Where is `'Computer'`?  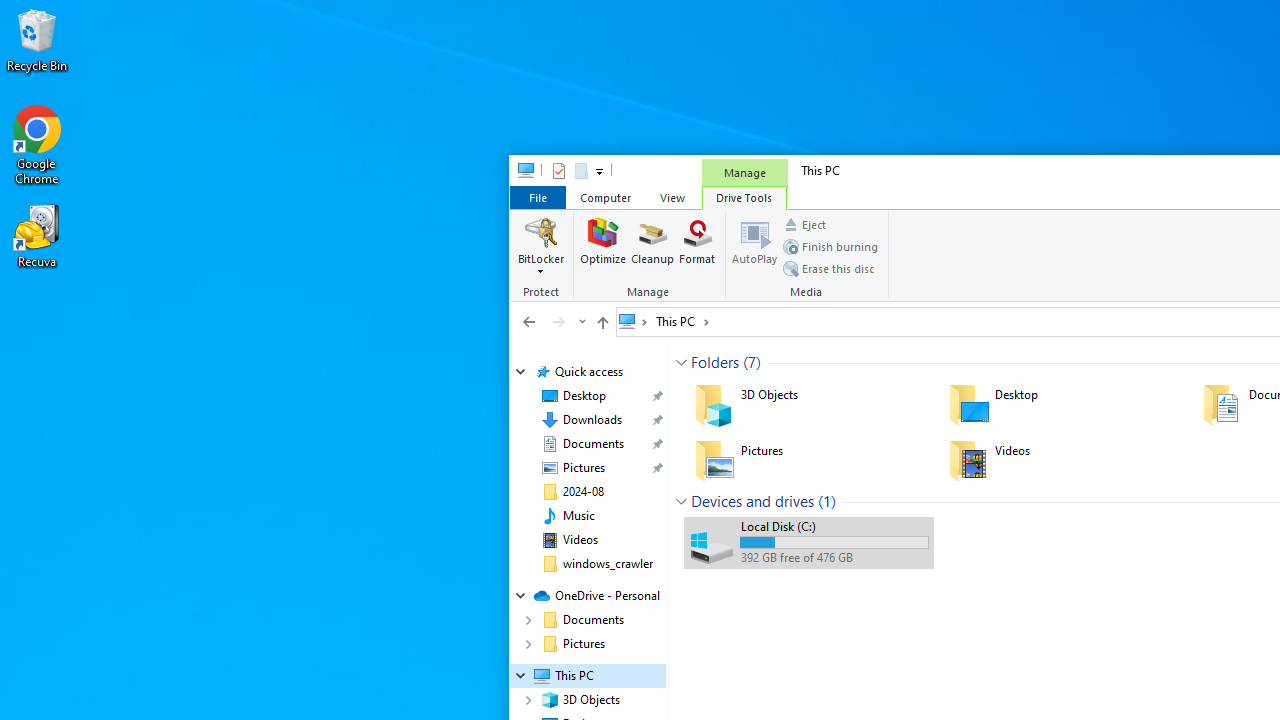 'Computer' is located at coordinates (604, 197).